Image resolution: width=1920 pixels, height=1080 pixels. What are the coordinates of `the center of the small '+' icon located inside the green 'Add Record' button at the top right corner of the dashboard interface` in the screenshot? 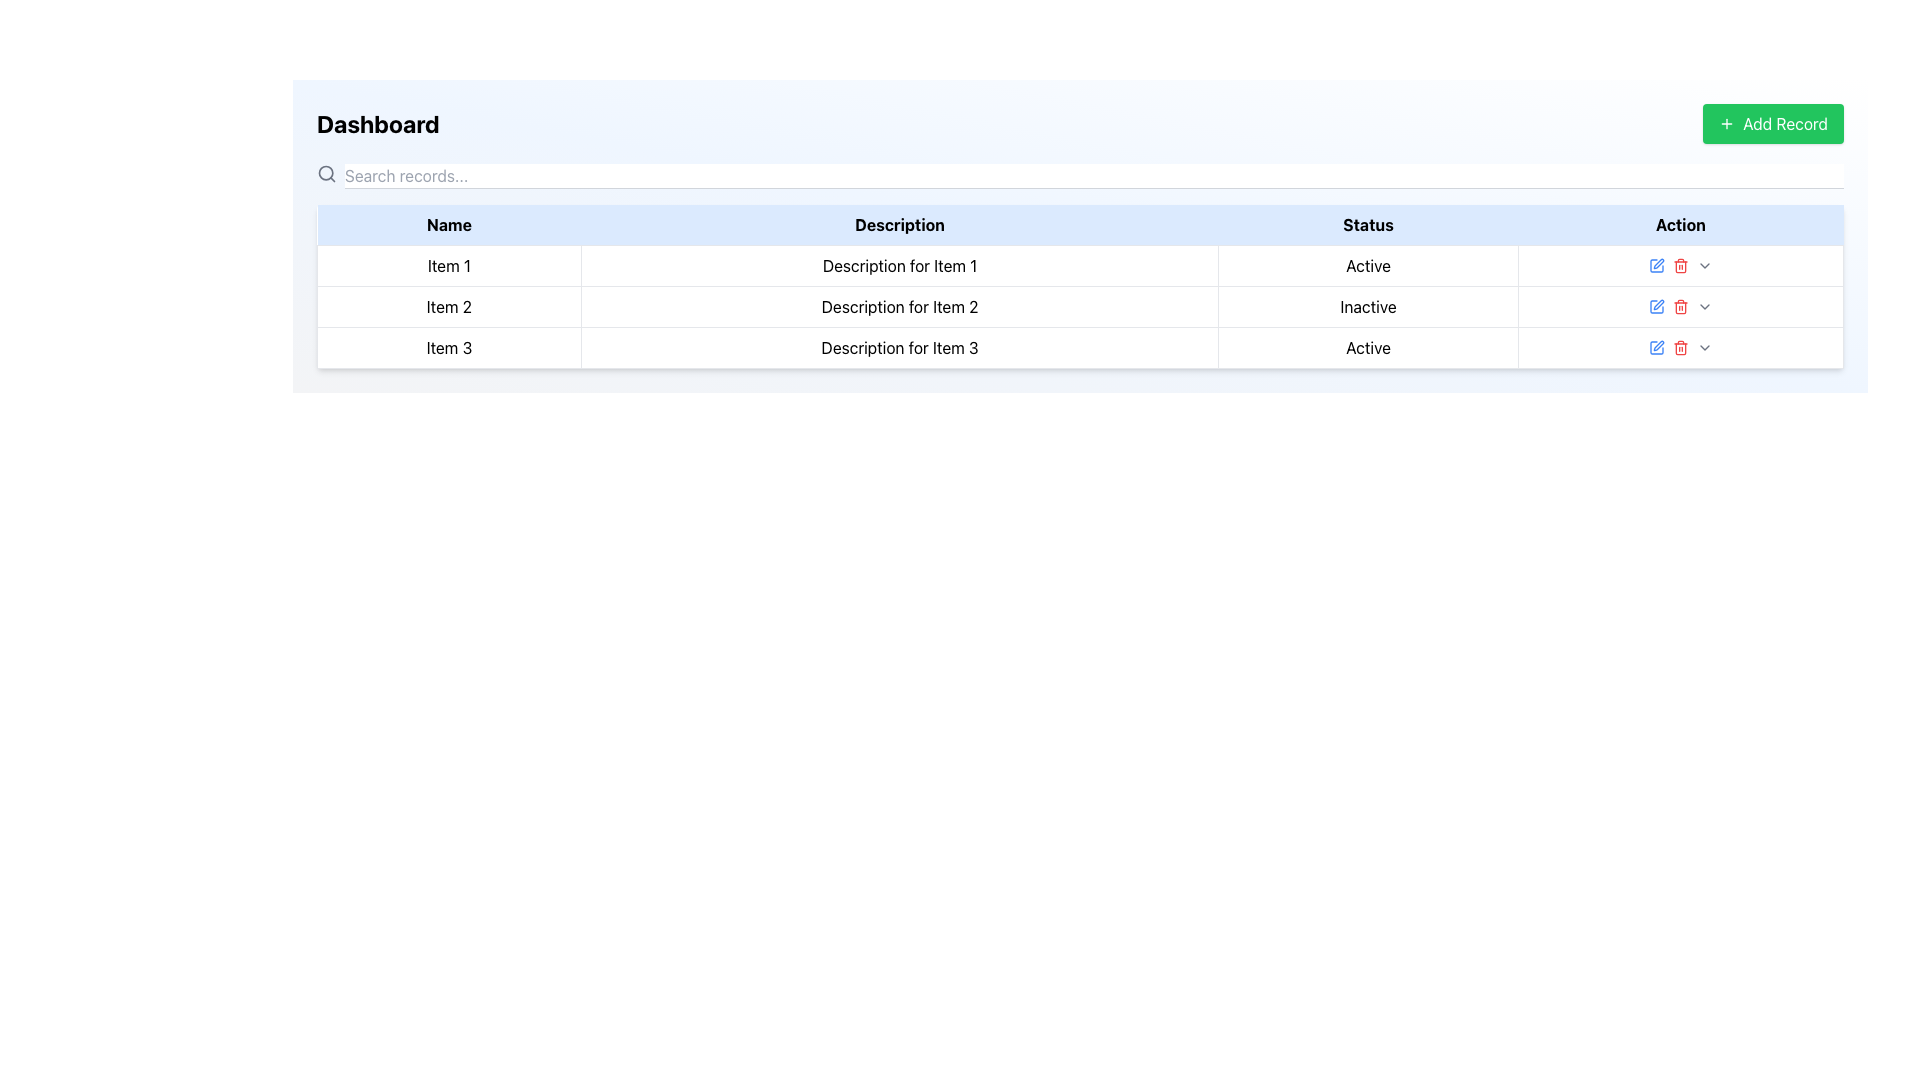 It's located at (1726, 123).